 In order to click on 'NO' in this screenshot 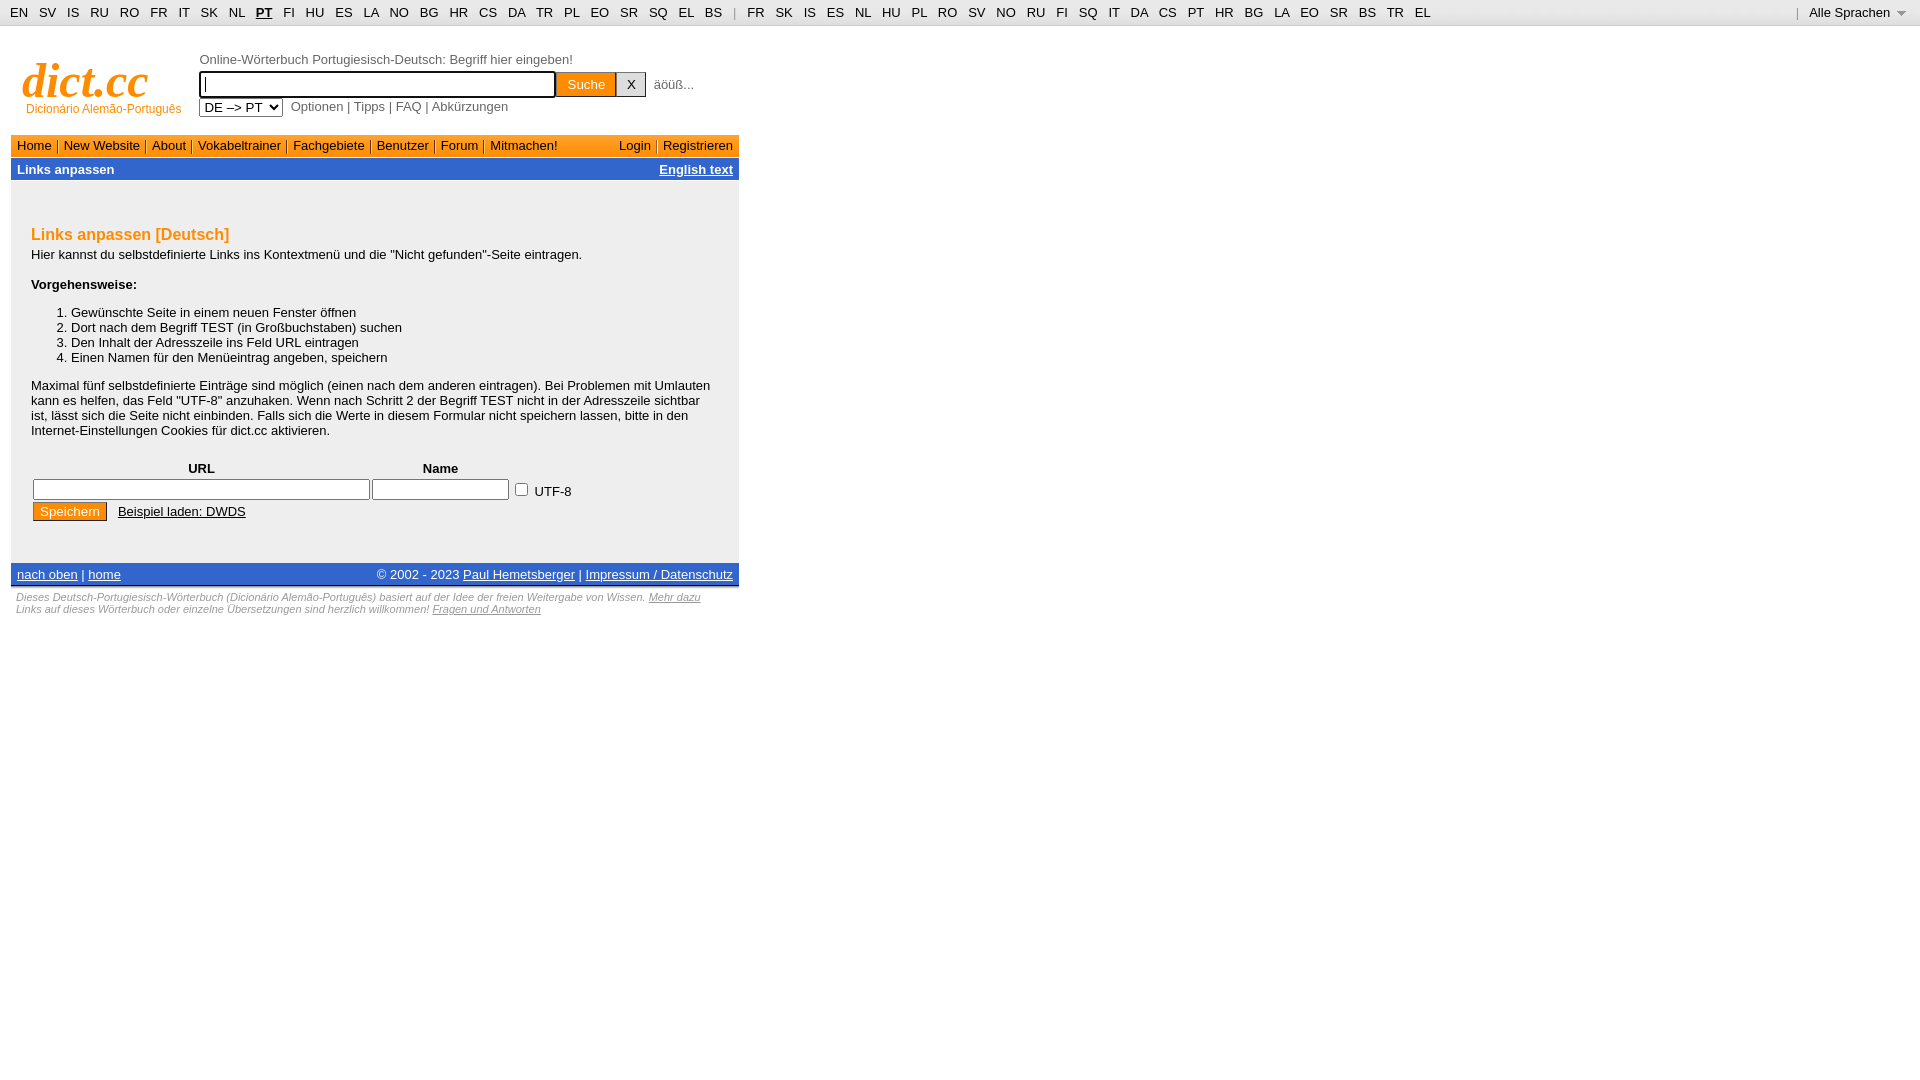, I will do `click(398, 12)`.